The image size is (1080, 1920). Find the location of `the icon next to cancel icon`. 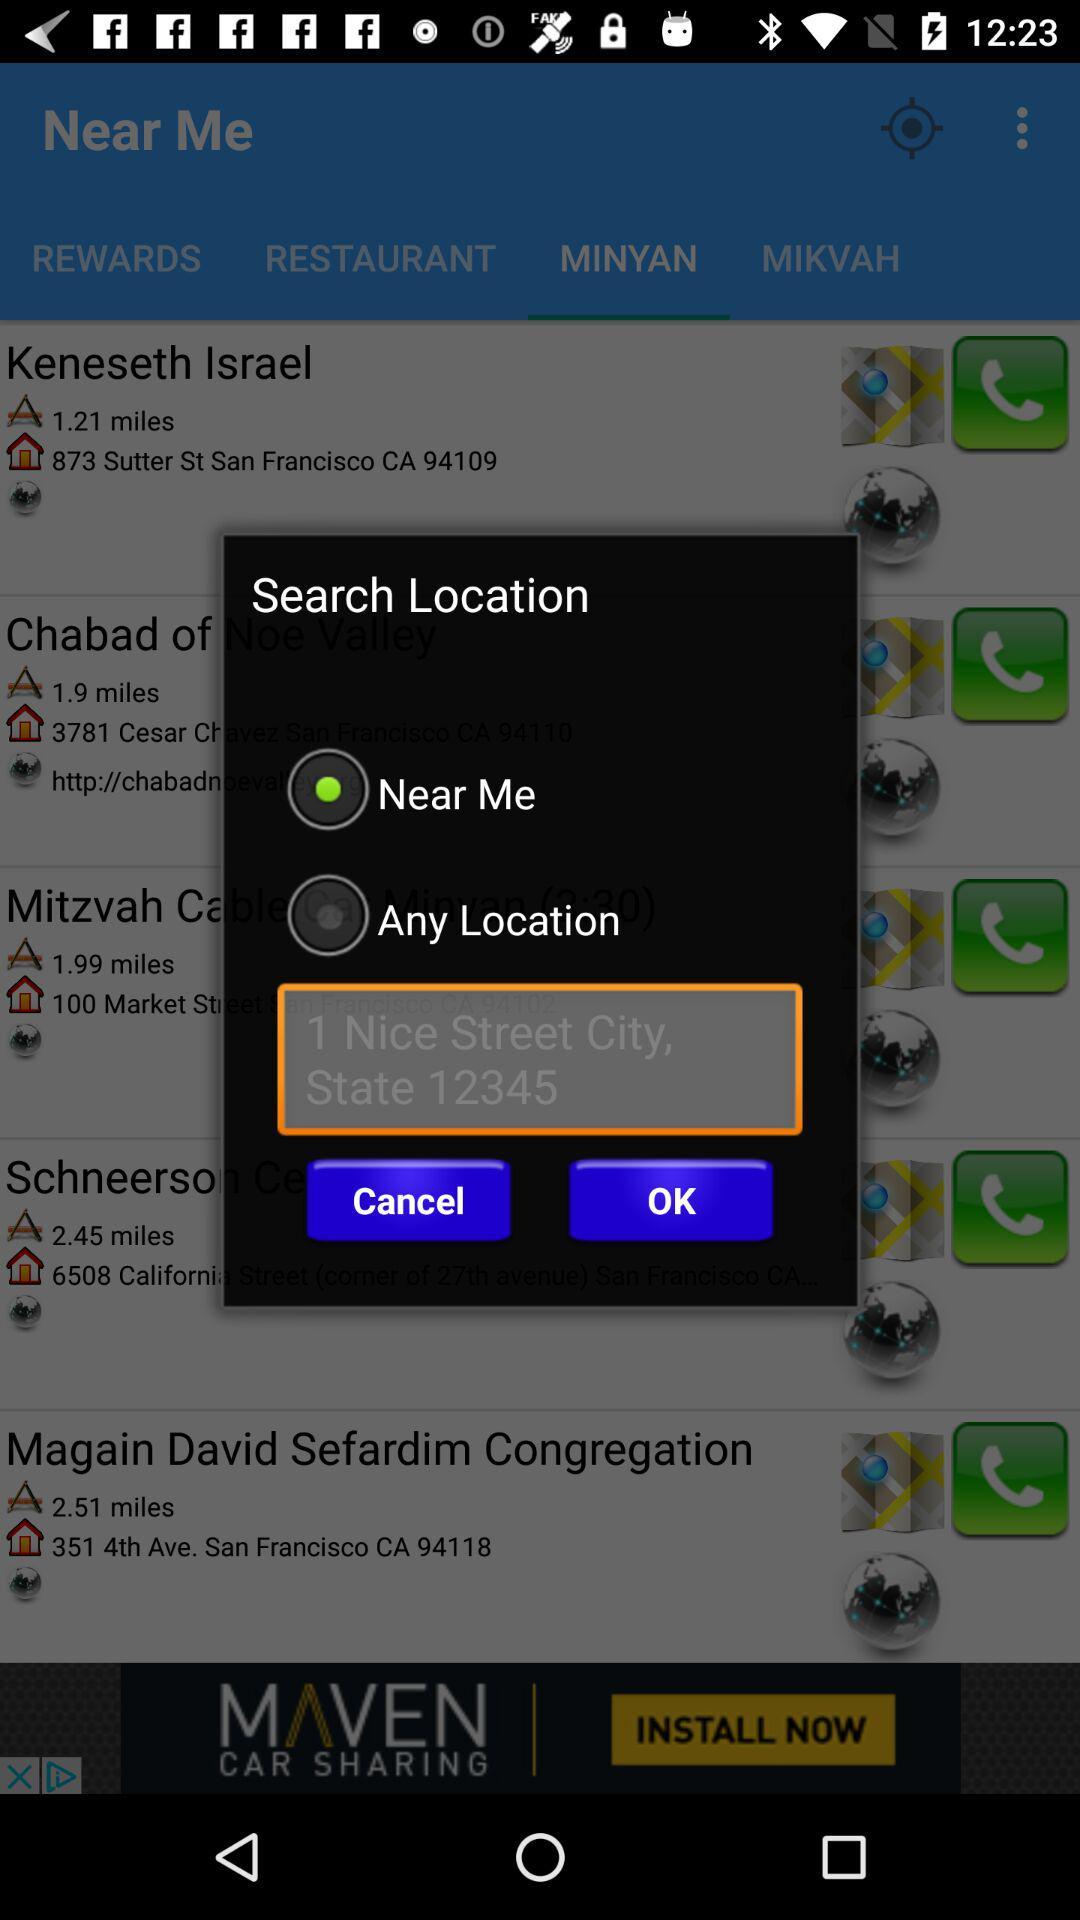

the icon next to cancel icon is located at coordinates (671, 1200).